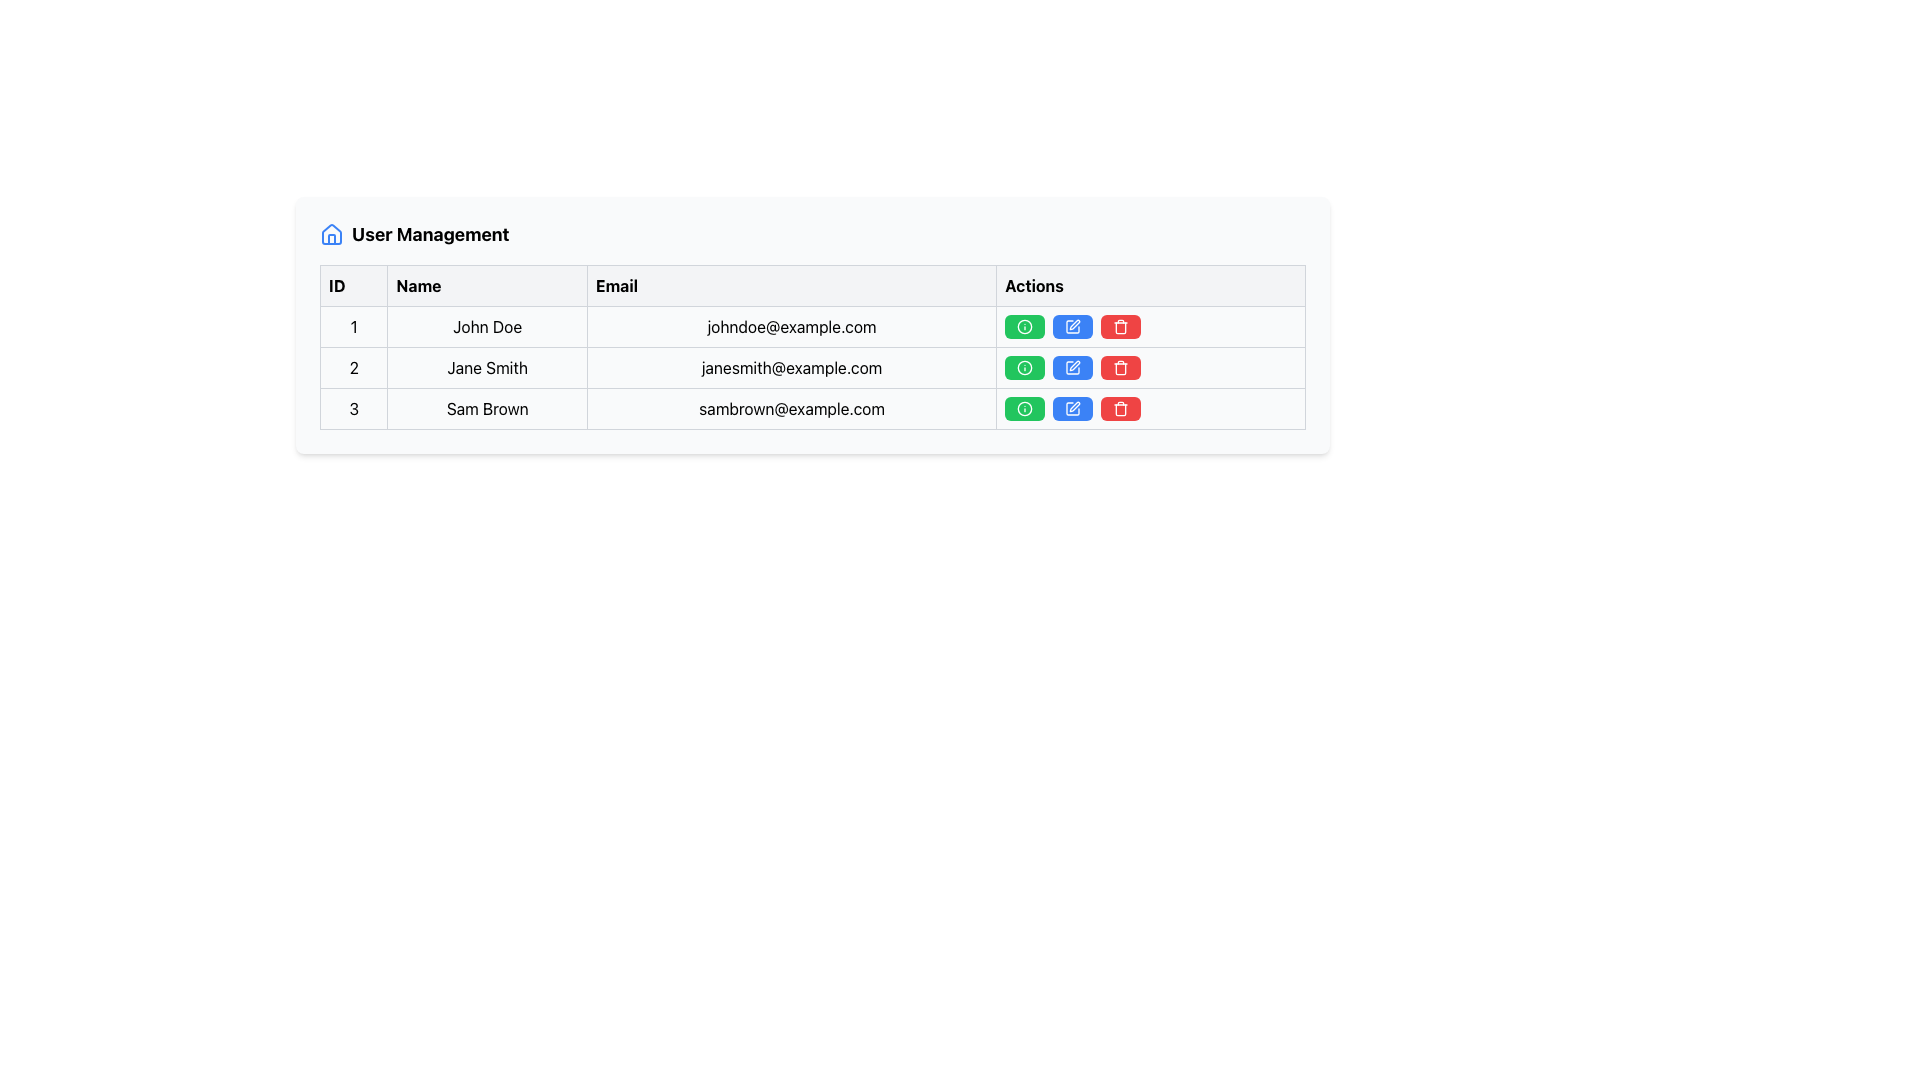  I want to click on text 'Jane Smith' located in the second row under the 'Name' column of the table, which is between the ID '2' and the email address 'janesmith@example.com', so click(487, 367).